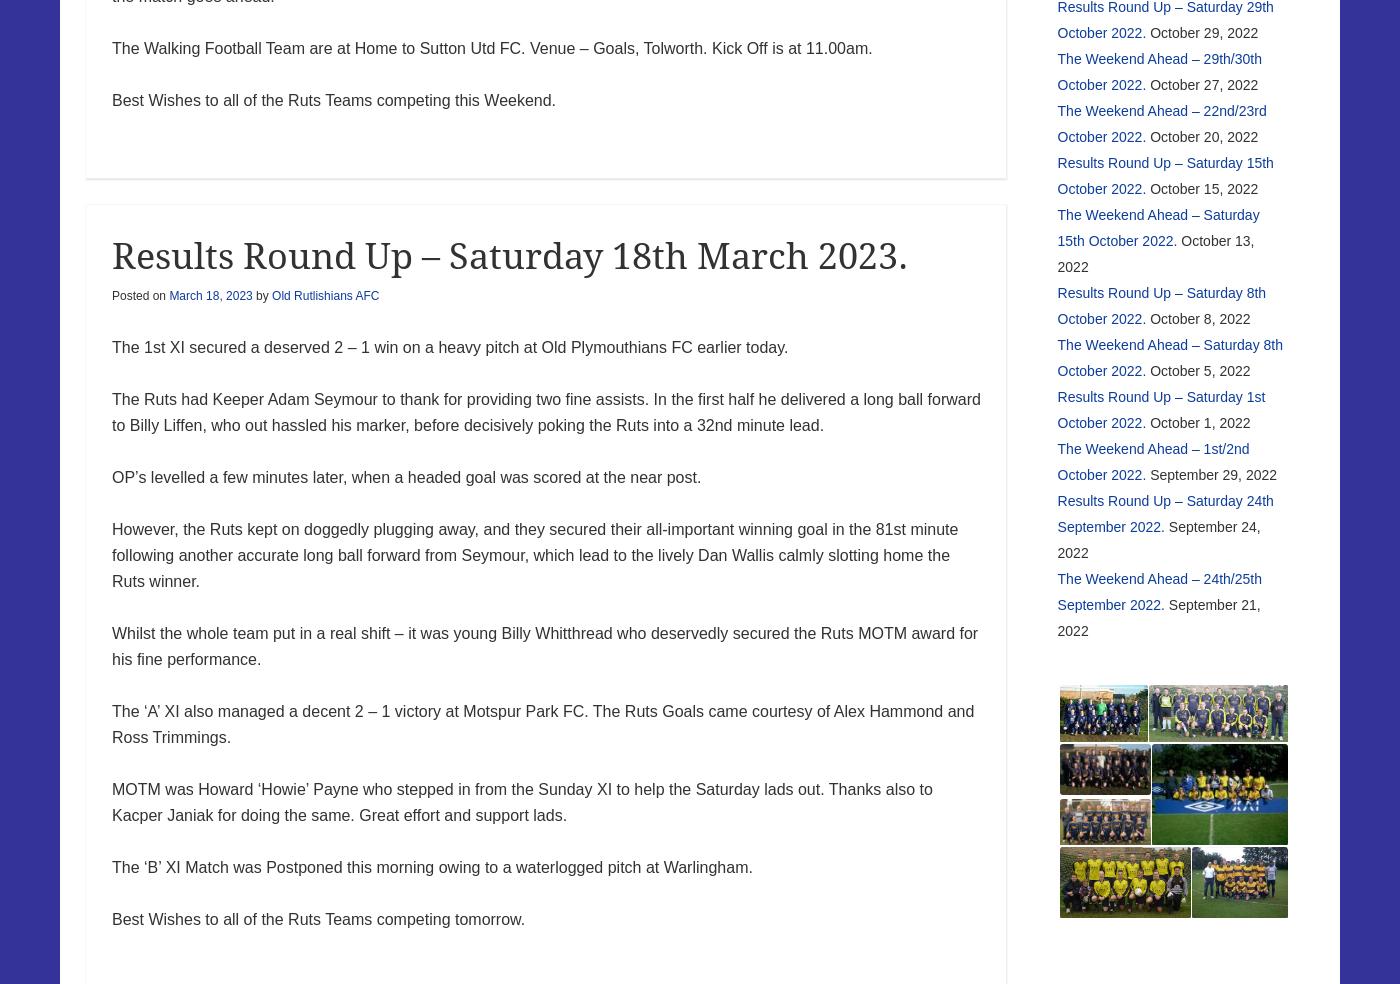 This screenshot has width=1400, height=984. What do you see at coordinates (1164, 174) in the screenshot?
I see `'Results Round Up – Saturday 15th October 2022.'` at bounding box center [1164, 174].